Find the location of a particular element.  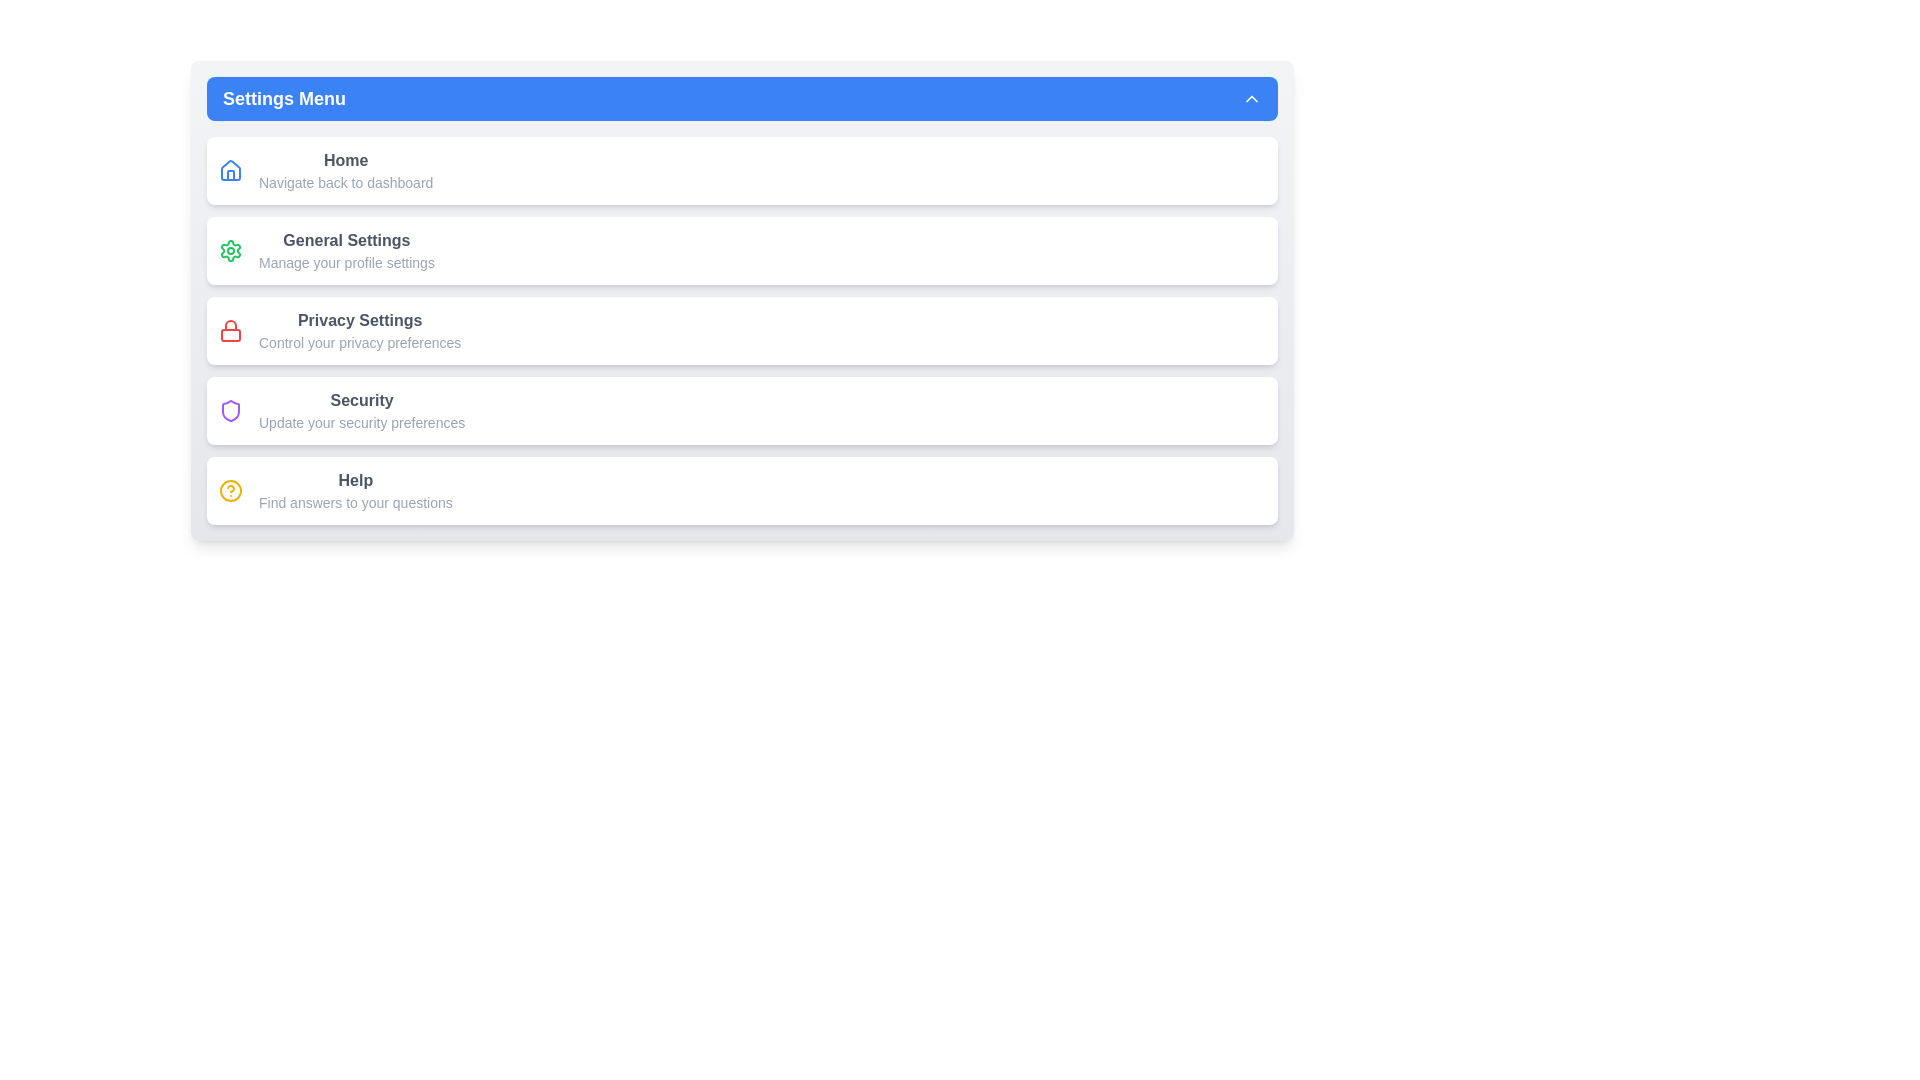

the 'Help' label in the settings menu, which is positioned directly above the text 'Find answers to your questions' is located at coordinates (355, 481).